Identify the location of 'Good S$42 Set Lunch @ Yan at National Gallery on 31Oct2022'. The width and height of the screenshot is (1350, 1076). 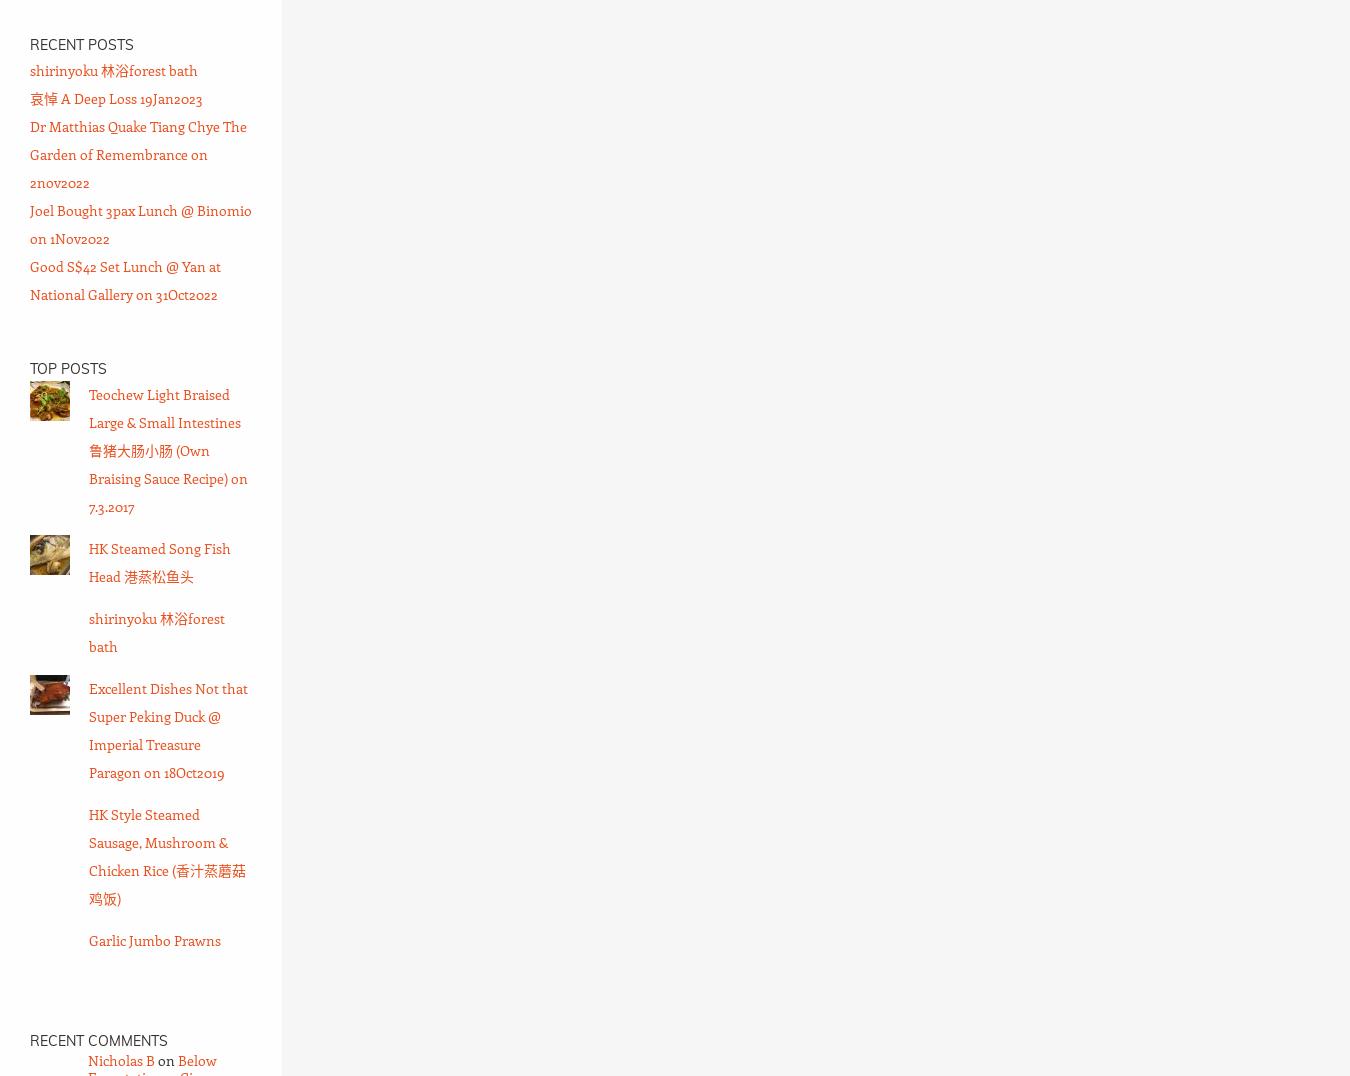
(125, 279).